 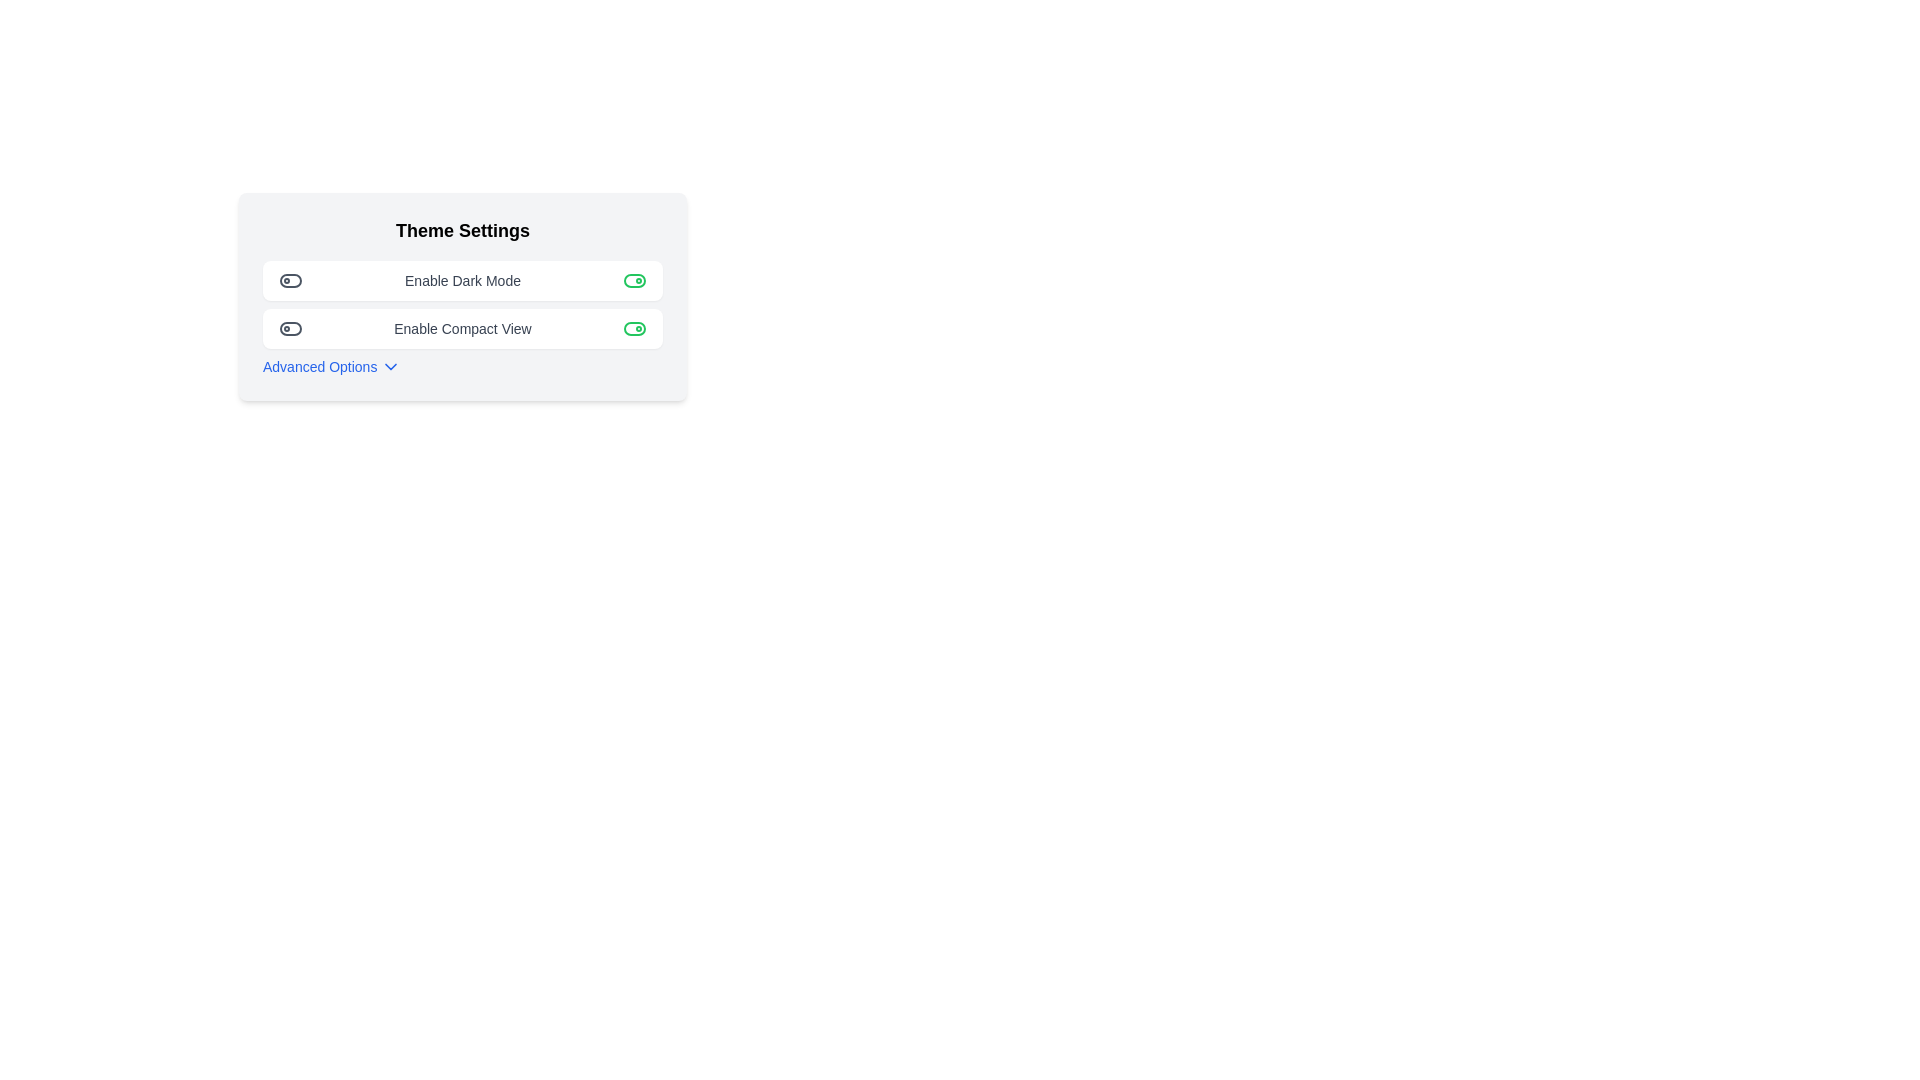 What do you see at coordinates (290, 327) in the screenshot?
I see `the background rectangle of the toggle switch located under the 'Theme Settings' header, adjacent to the 'Enable Compact View' label` at bounding box center [290, 327].